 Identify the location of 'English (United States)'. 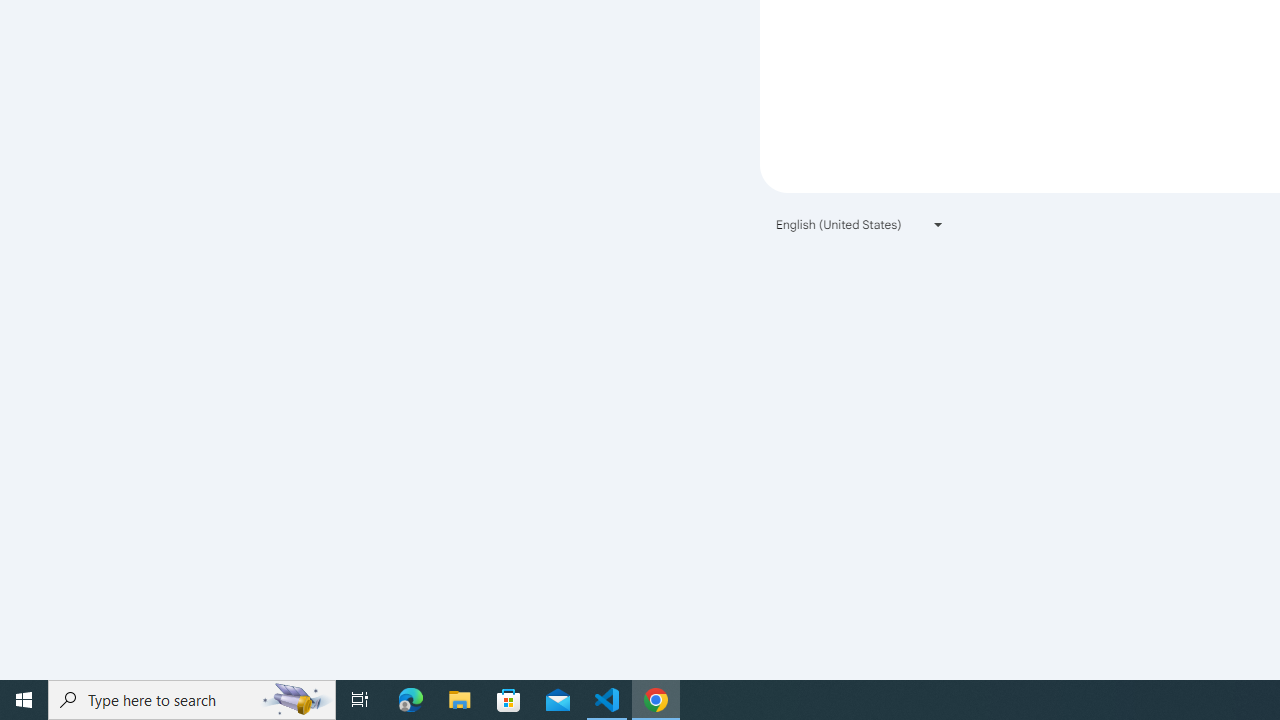
(860, 224).